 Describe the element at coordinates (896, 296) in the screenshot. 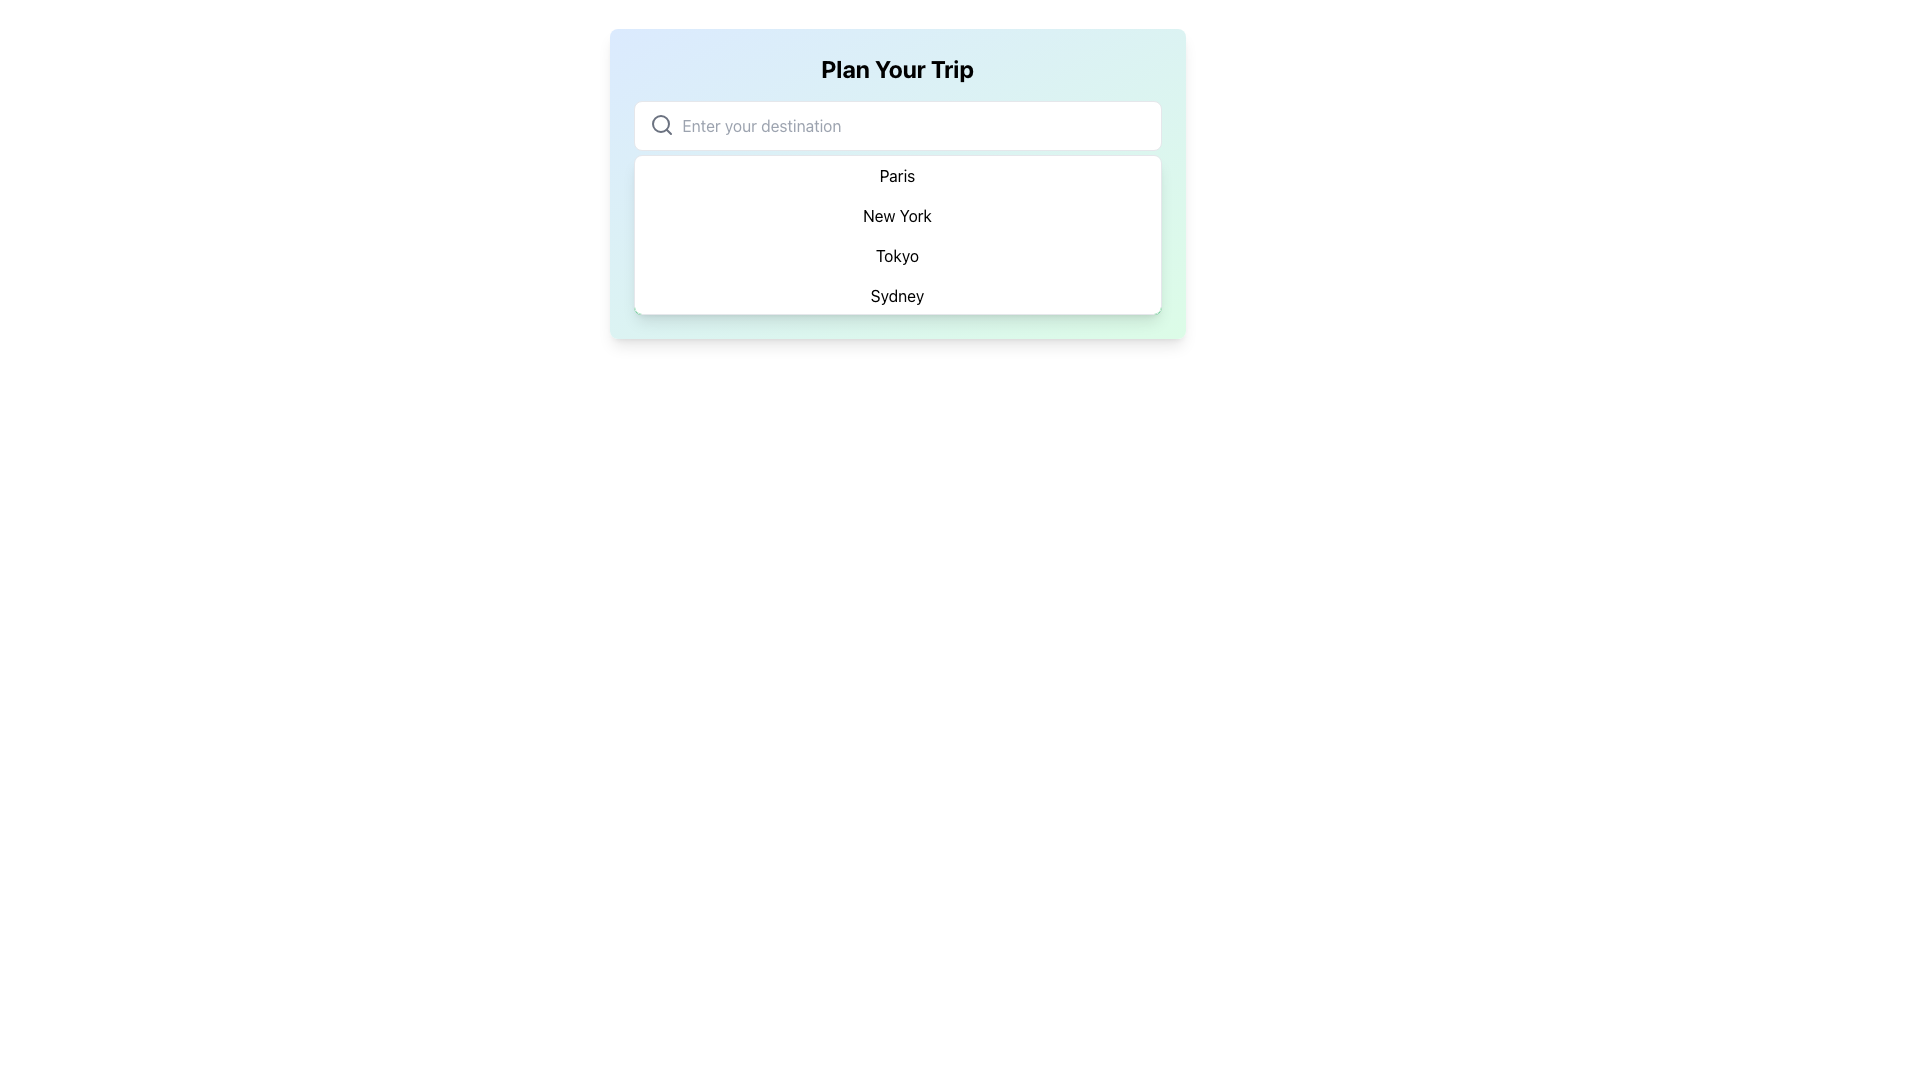

I see `the selectable option 'Sydney' in the dropdown menu` at that location.